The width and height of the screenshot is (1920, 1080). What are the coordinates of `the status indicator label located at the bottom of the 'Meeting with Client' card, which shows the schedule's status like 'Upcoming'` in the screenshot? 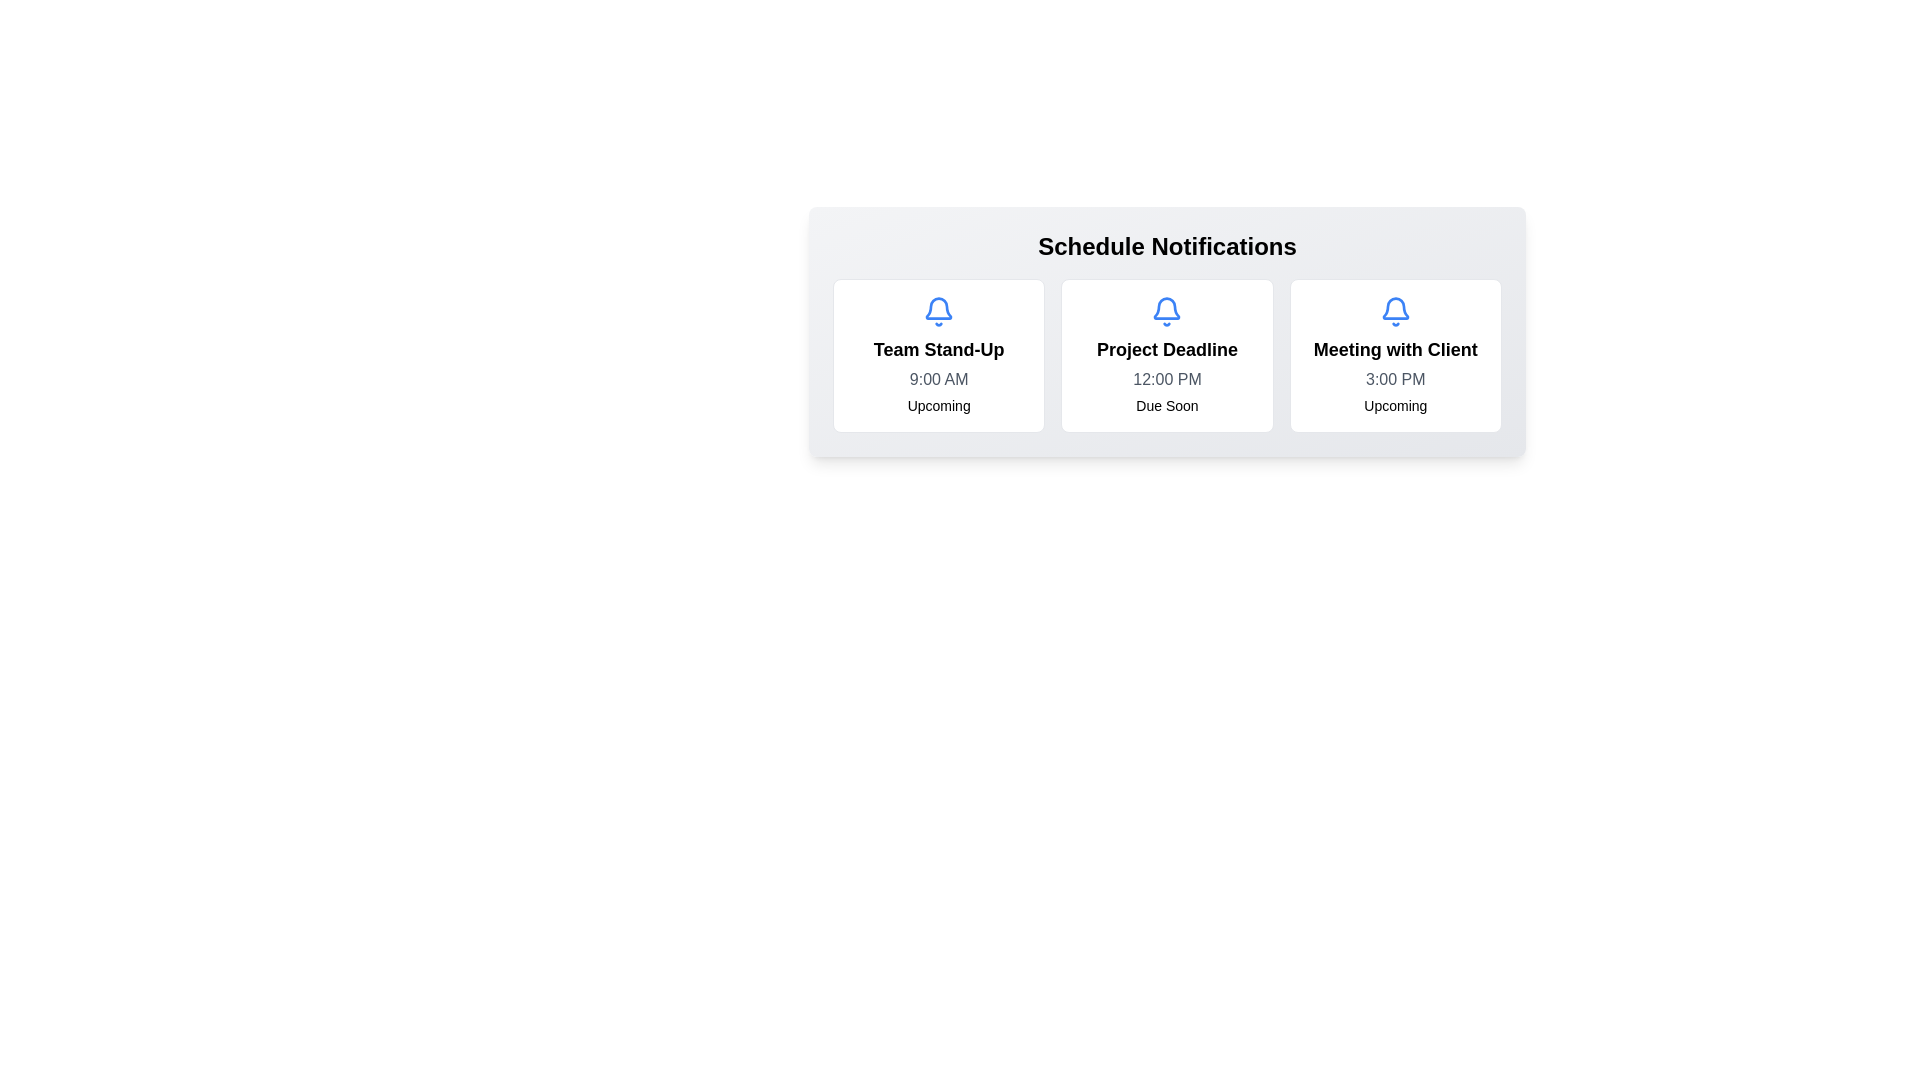 It's located at (1394, 405).